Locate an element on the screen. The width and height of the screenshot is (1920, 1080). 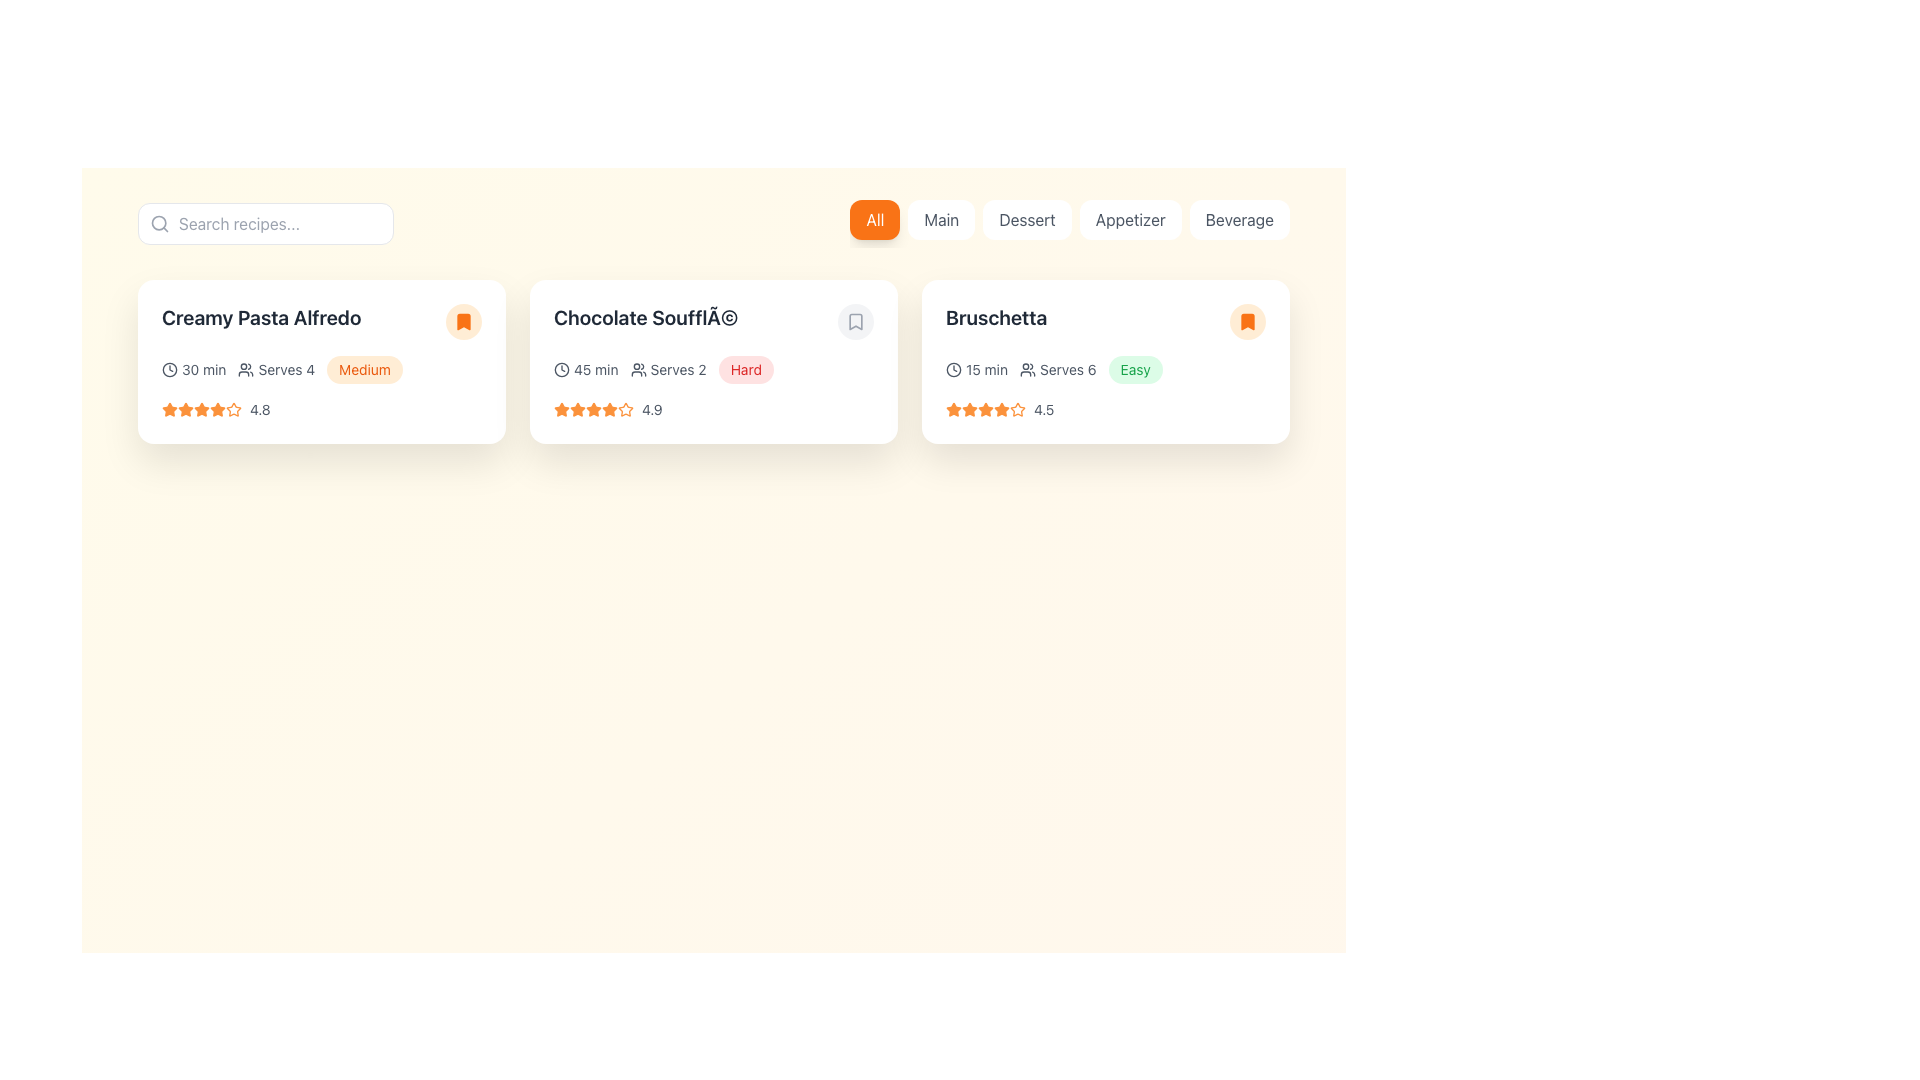
the text-based informational component displaying metadata about the recipe 'Chocolate Soufflé', which includes preparation time, servings, and difficulty level is located at coordinates (714, 370).